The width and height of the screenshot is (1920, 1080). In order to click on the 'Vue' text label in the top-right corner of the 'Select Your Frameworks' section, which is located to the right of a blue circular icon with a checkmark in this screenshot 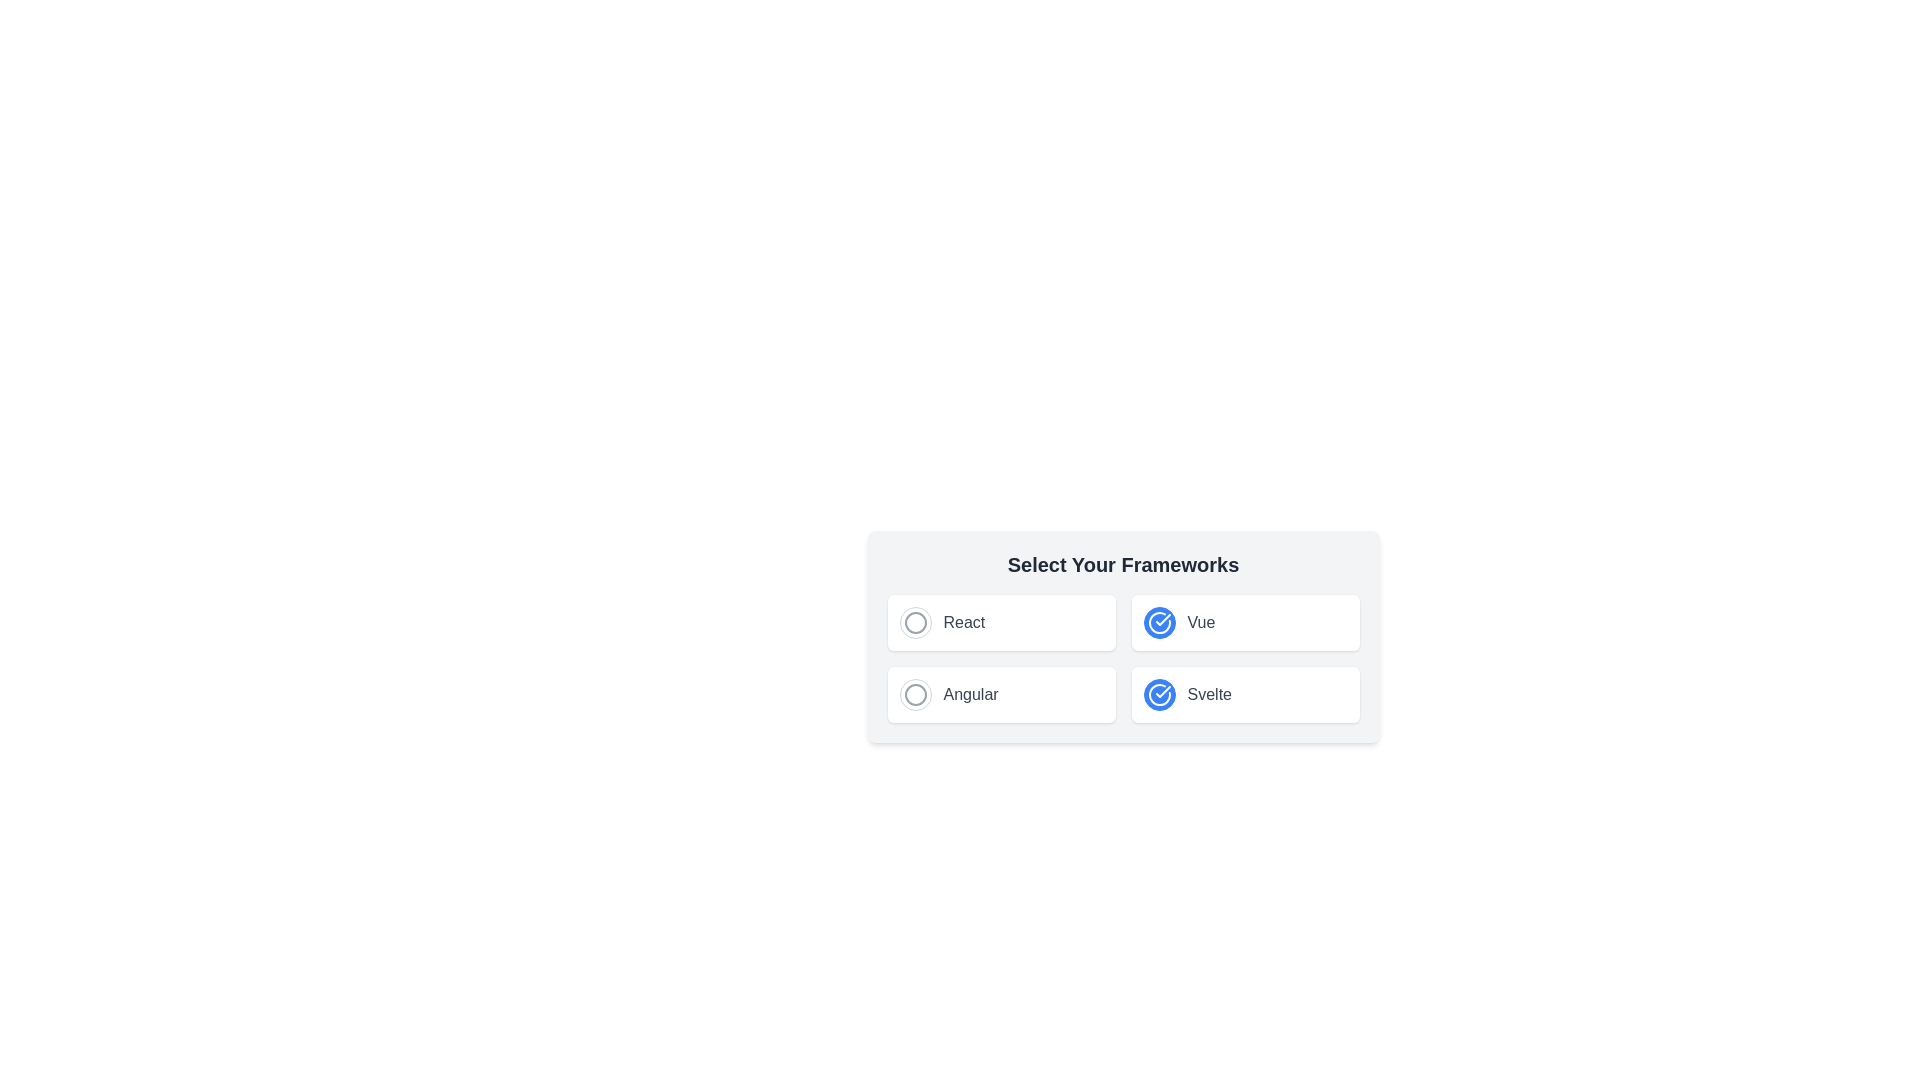, I will do `click(1200, 622)`.